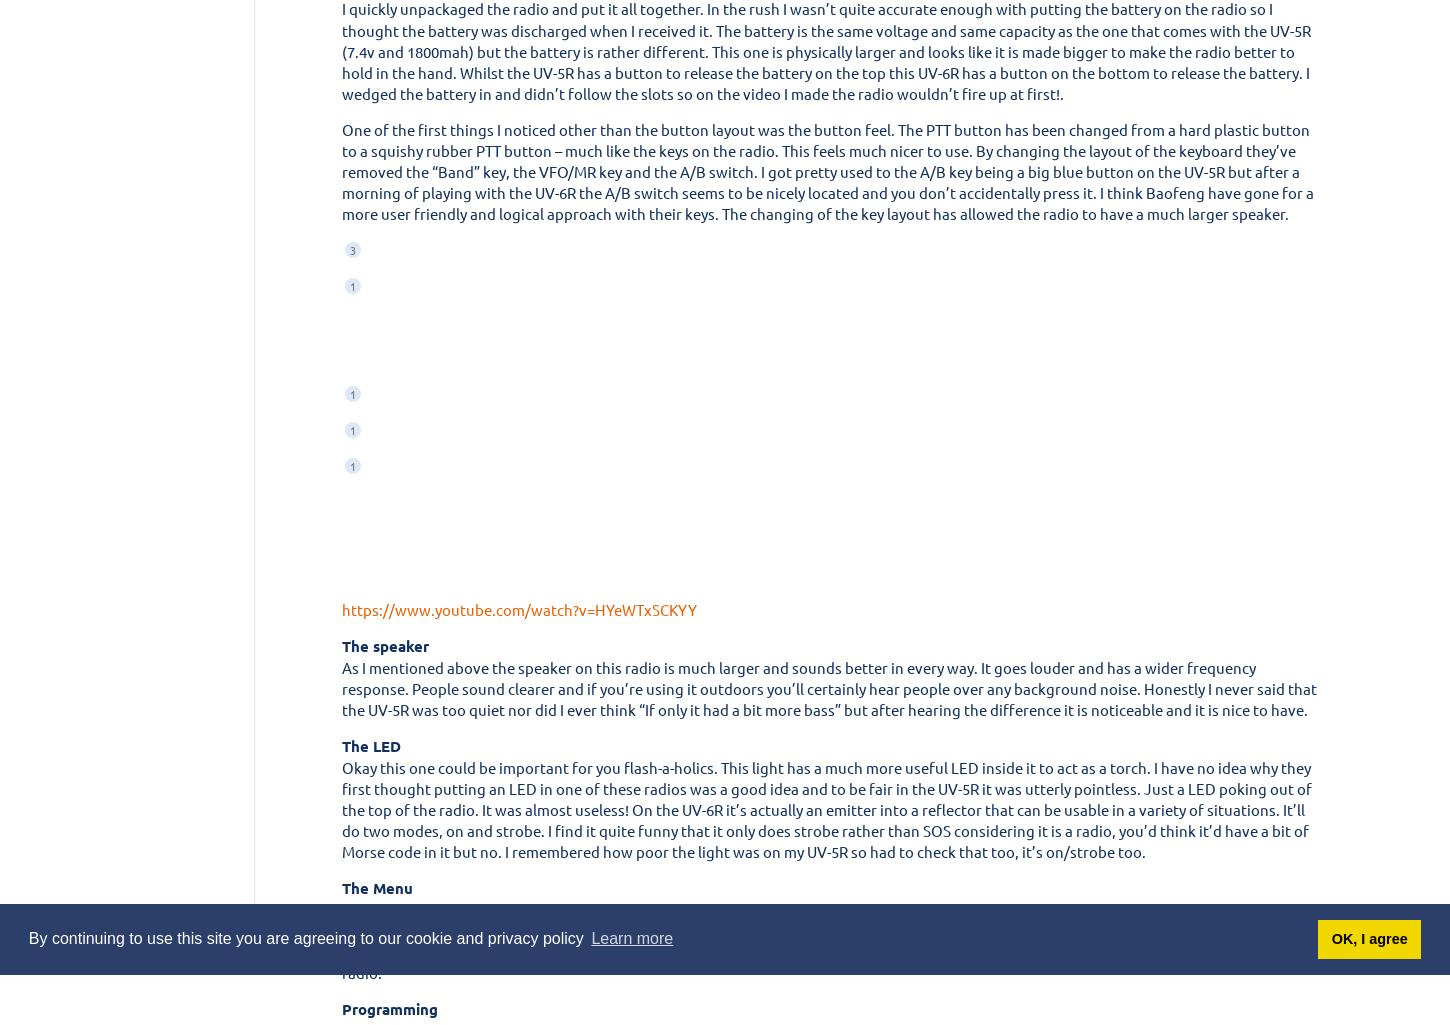 The width and height of the screenshot is (1450, 1025). Describe the element at coordinates (370, 743) in the screenshot. I see `'The LED'` at that location.